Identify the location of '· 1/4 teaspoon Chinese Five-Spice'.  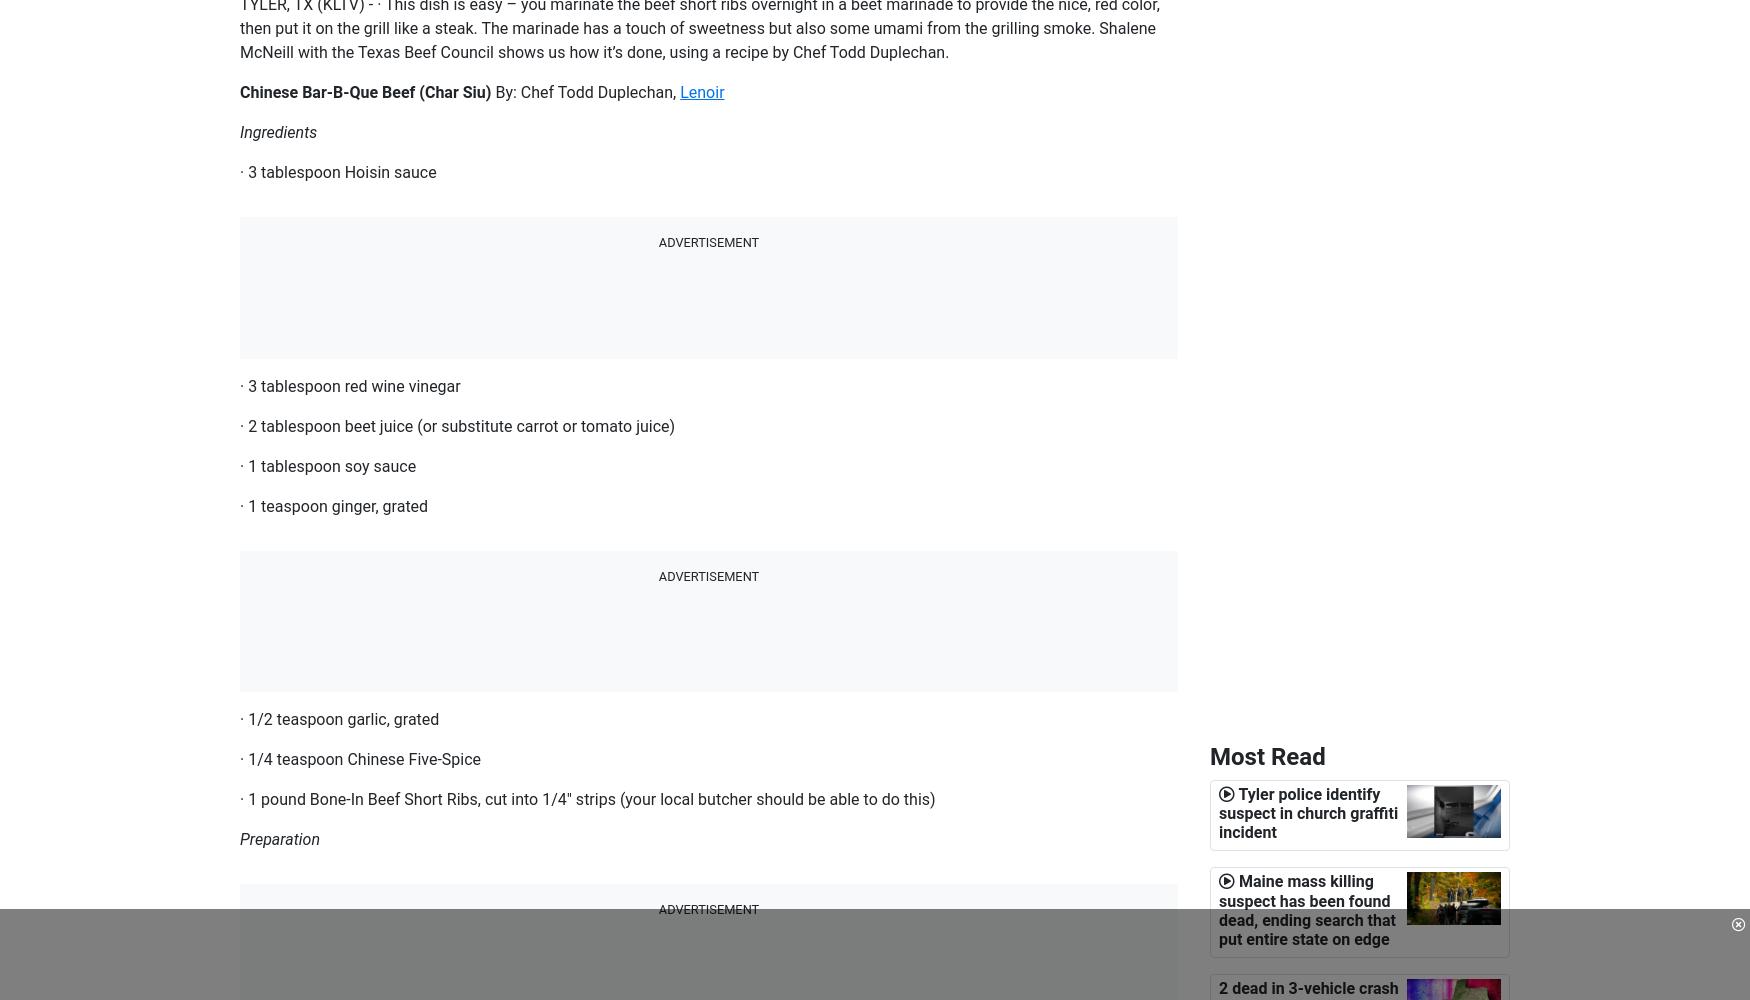
(360, 758).